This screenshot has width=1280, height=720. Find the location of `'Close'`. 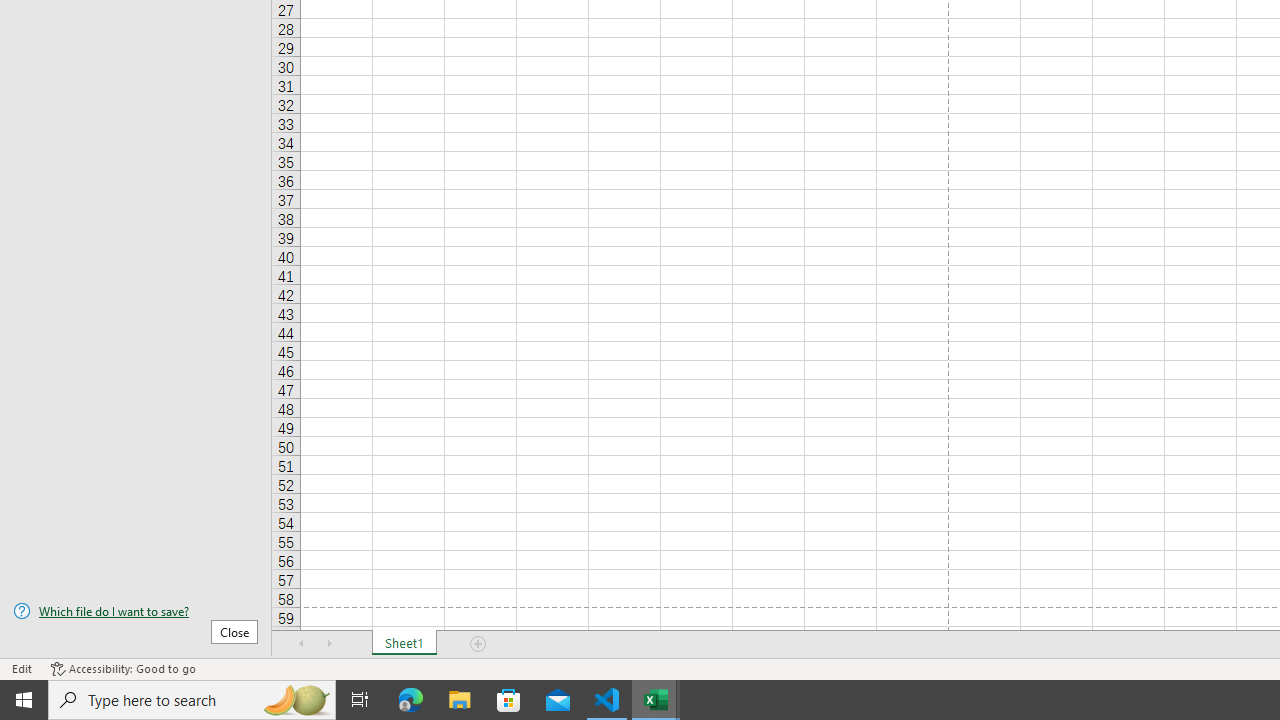

'Close' is located at coordinates (234, 631).